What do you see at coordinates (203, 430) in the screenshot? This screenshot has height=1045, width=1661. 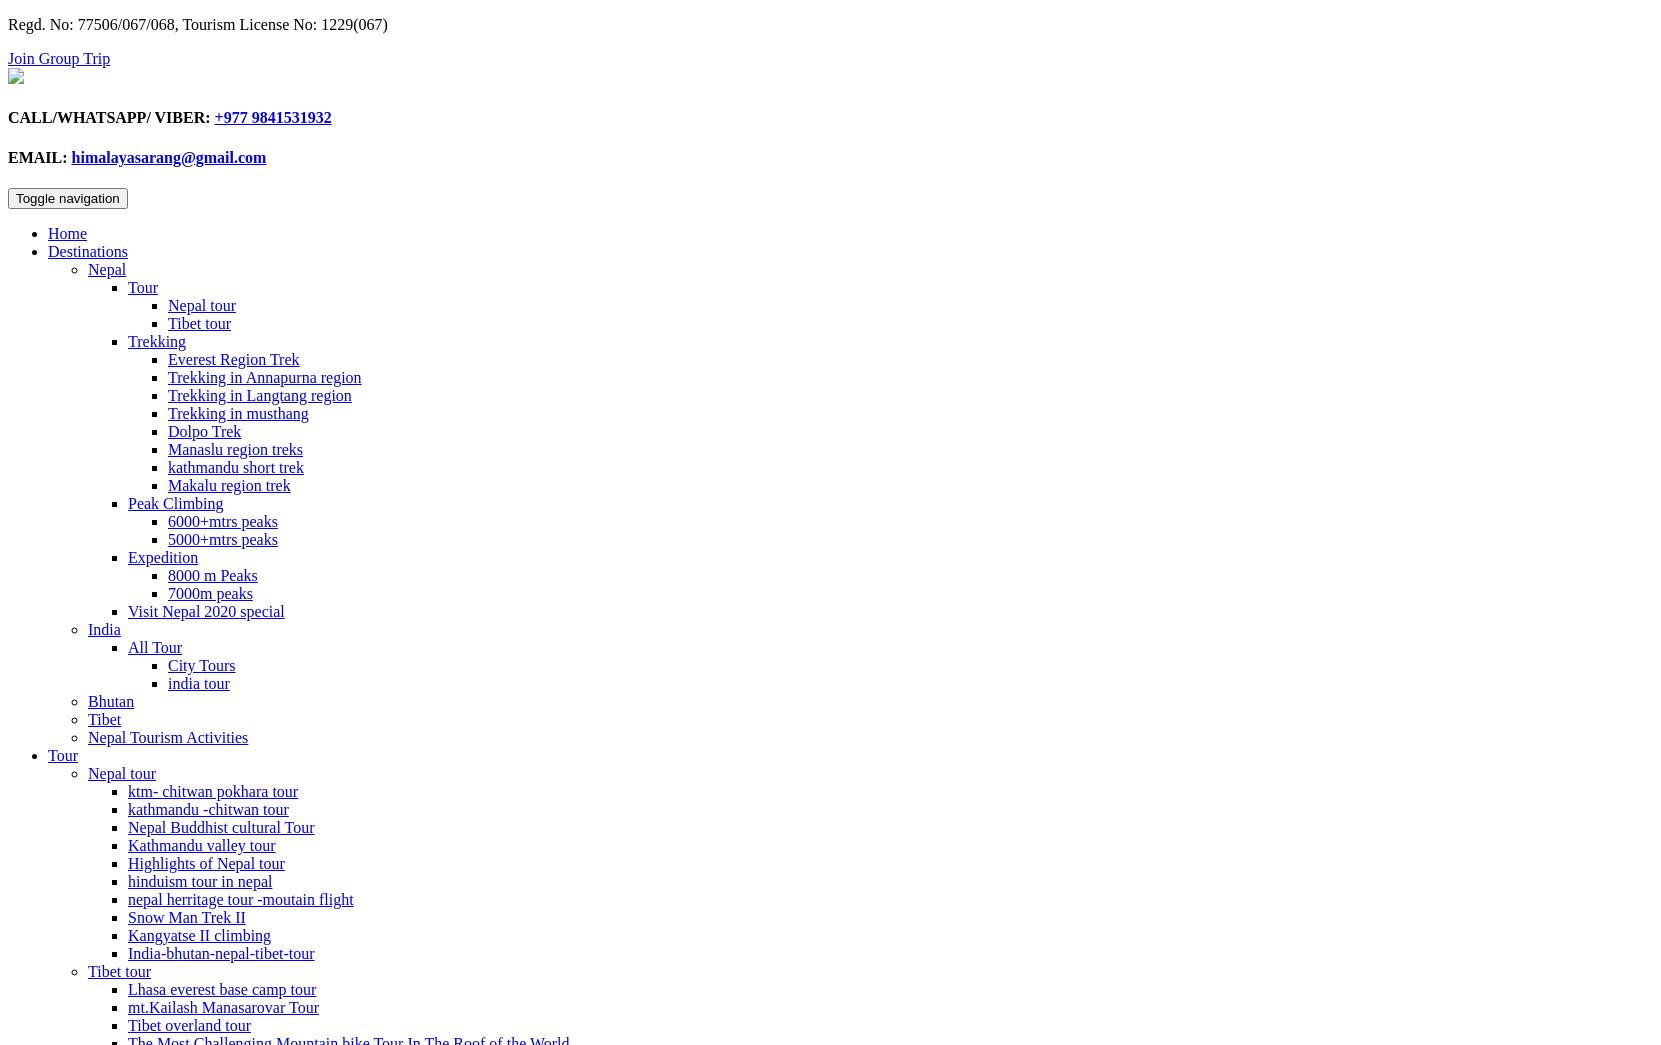 I see `'Dolpo Trek'` at bounding box center [203, 430].